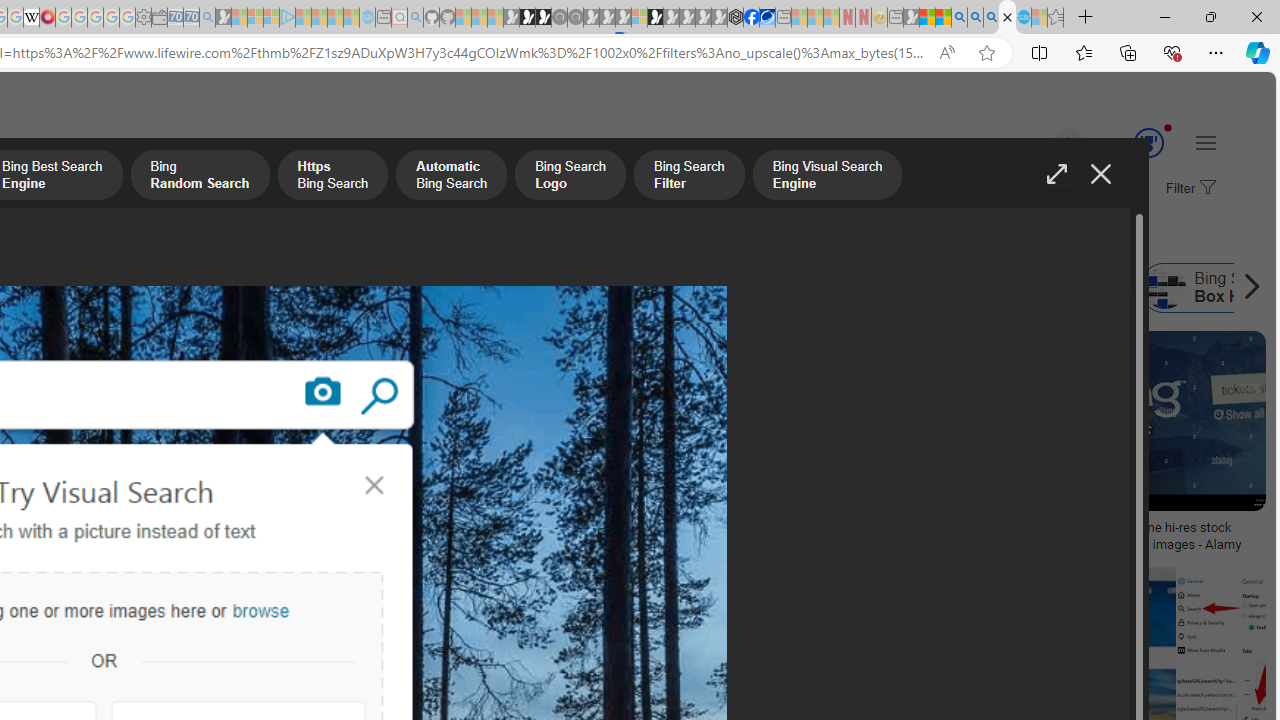  Describe the element at coordinates (958, 17) in the screenshot. I see `'Bing AI - Search'` at that location.